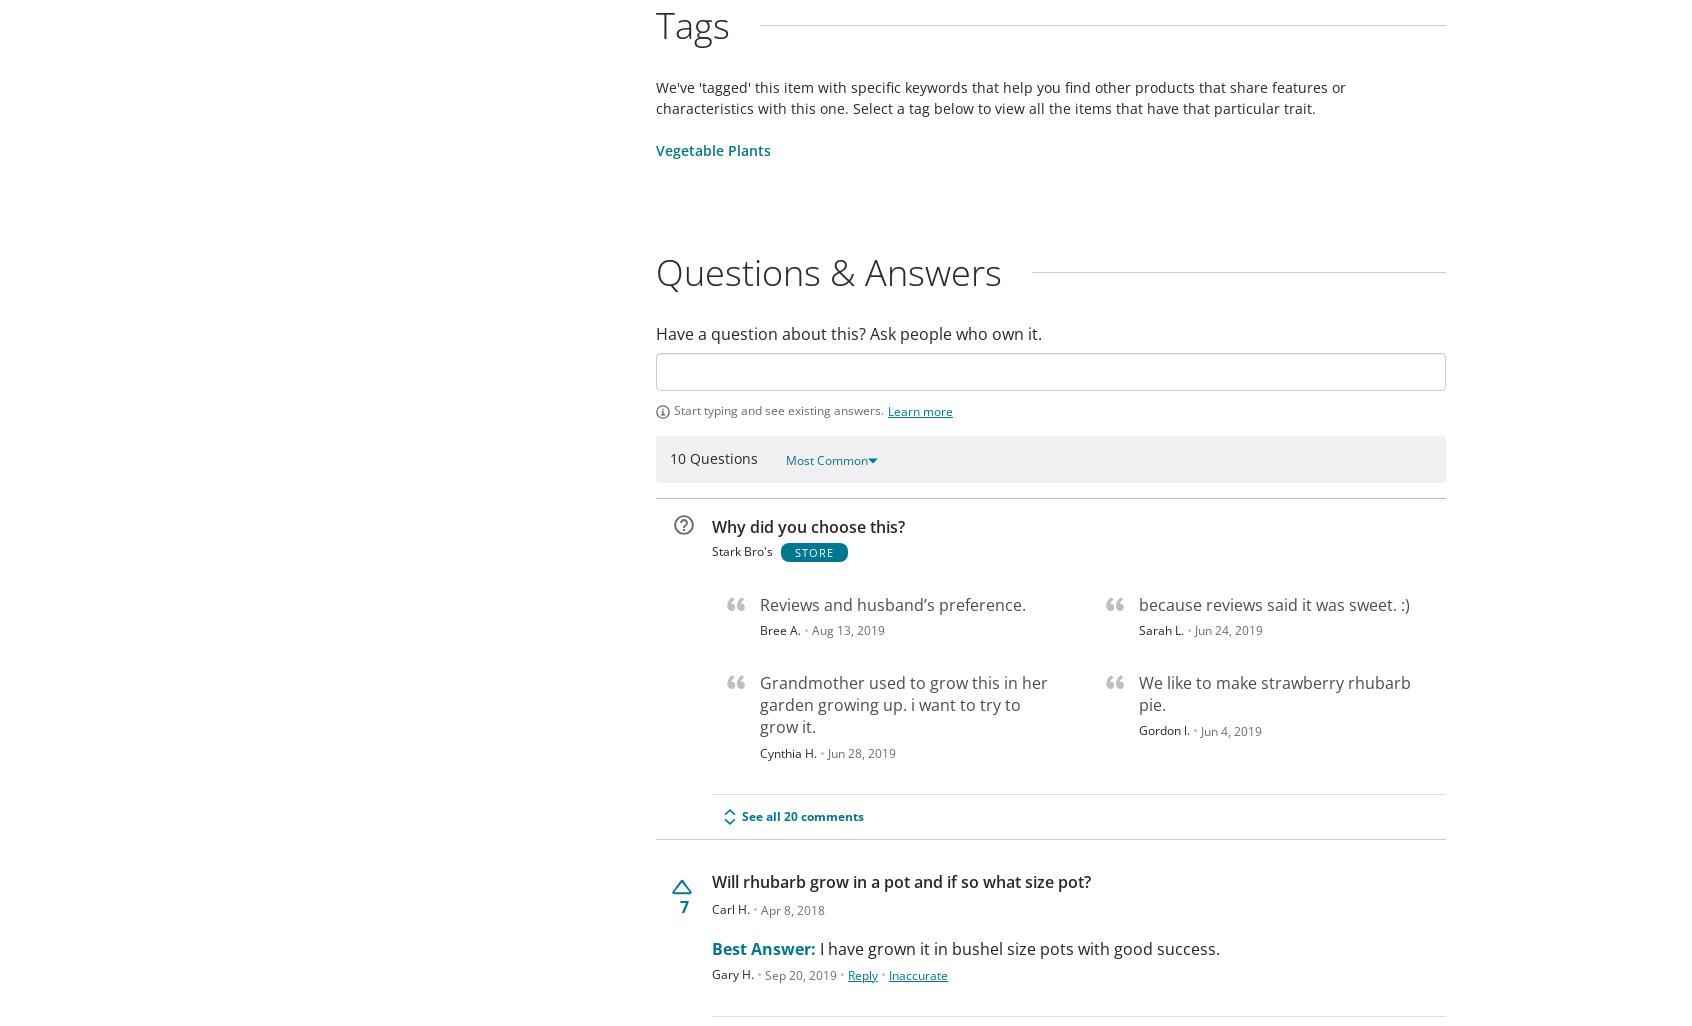  I want to click on '7', so click(683, 905).